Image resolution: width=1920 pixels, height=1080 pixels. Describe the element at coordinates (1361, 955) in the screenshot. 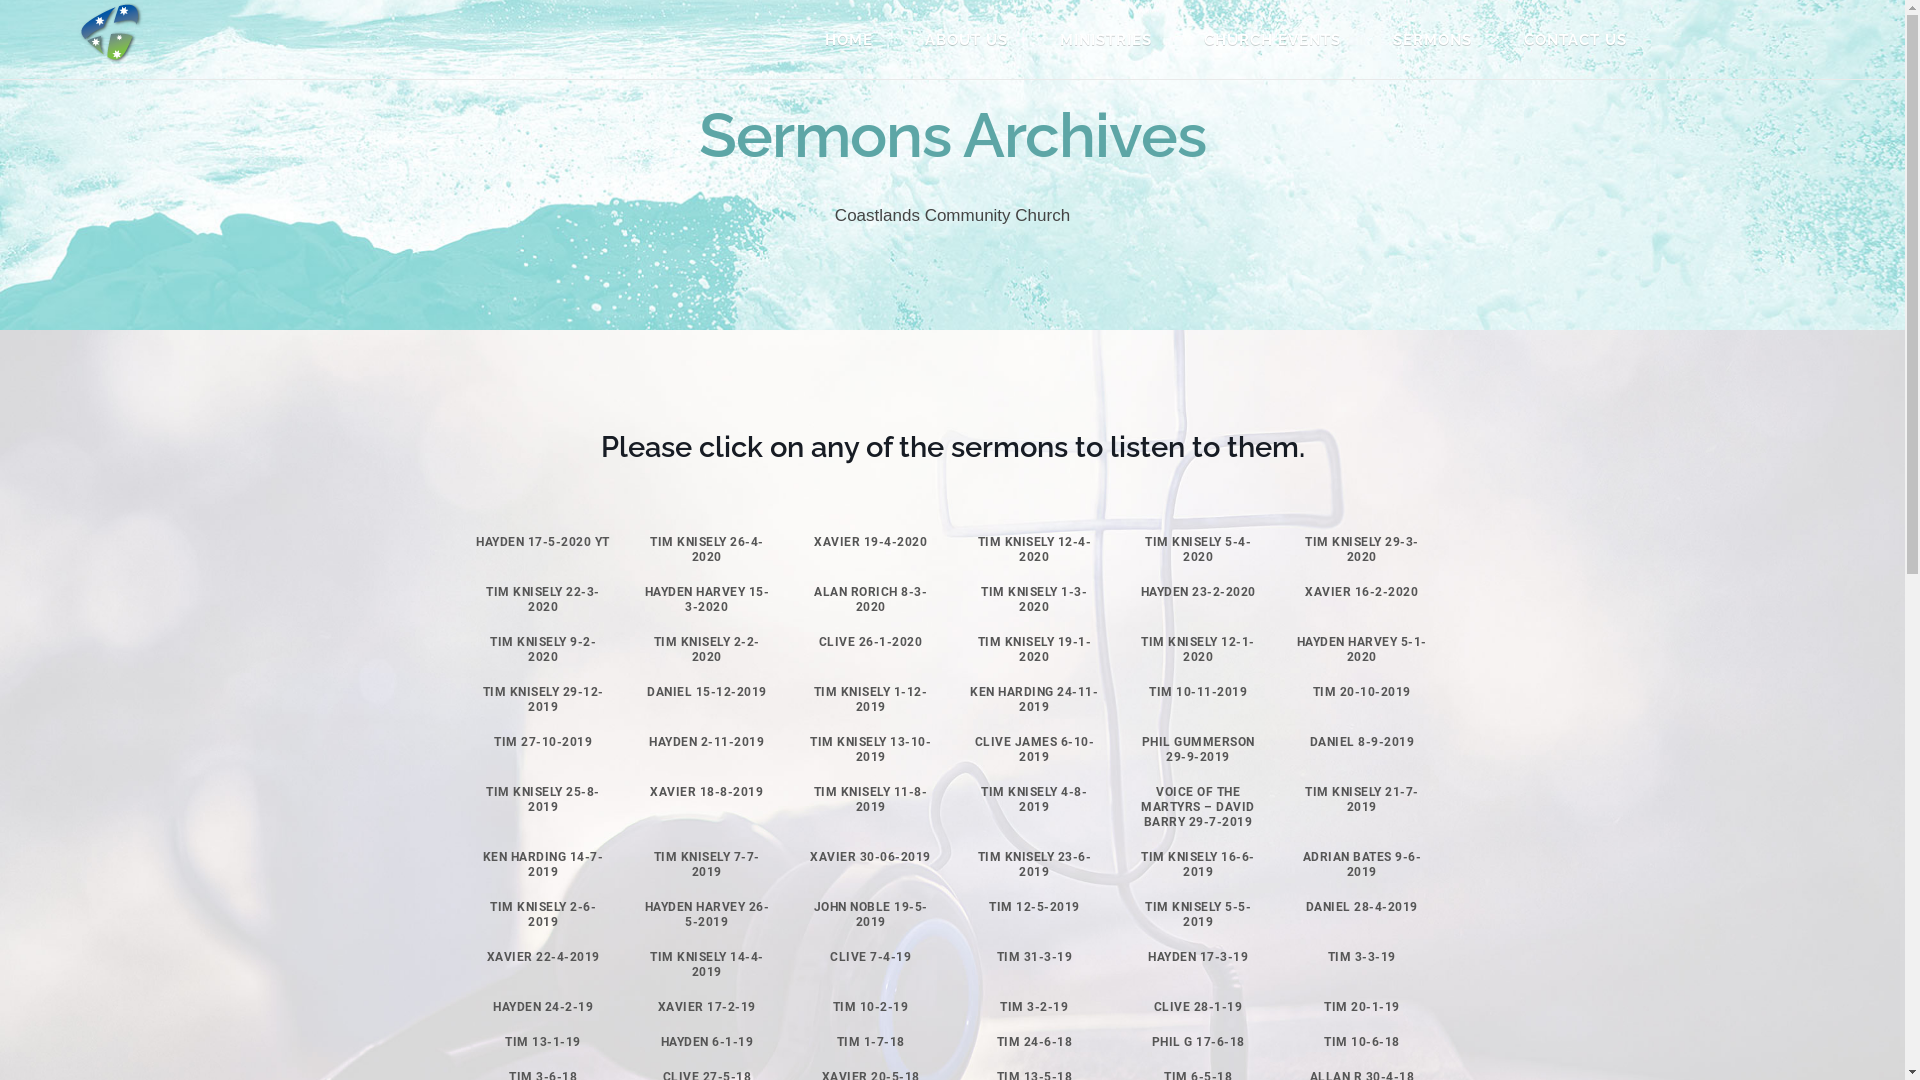

I see `'TIM 3-3-19'` at that location.